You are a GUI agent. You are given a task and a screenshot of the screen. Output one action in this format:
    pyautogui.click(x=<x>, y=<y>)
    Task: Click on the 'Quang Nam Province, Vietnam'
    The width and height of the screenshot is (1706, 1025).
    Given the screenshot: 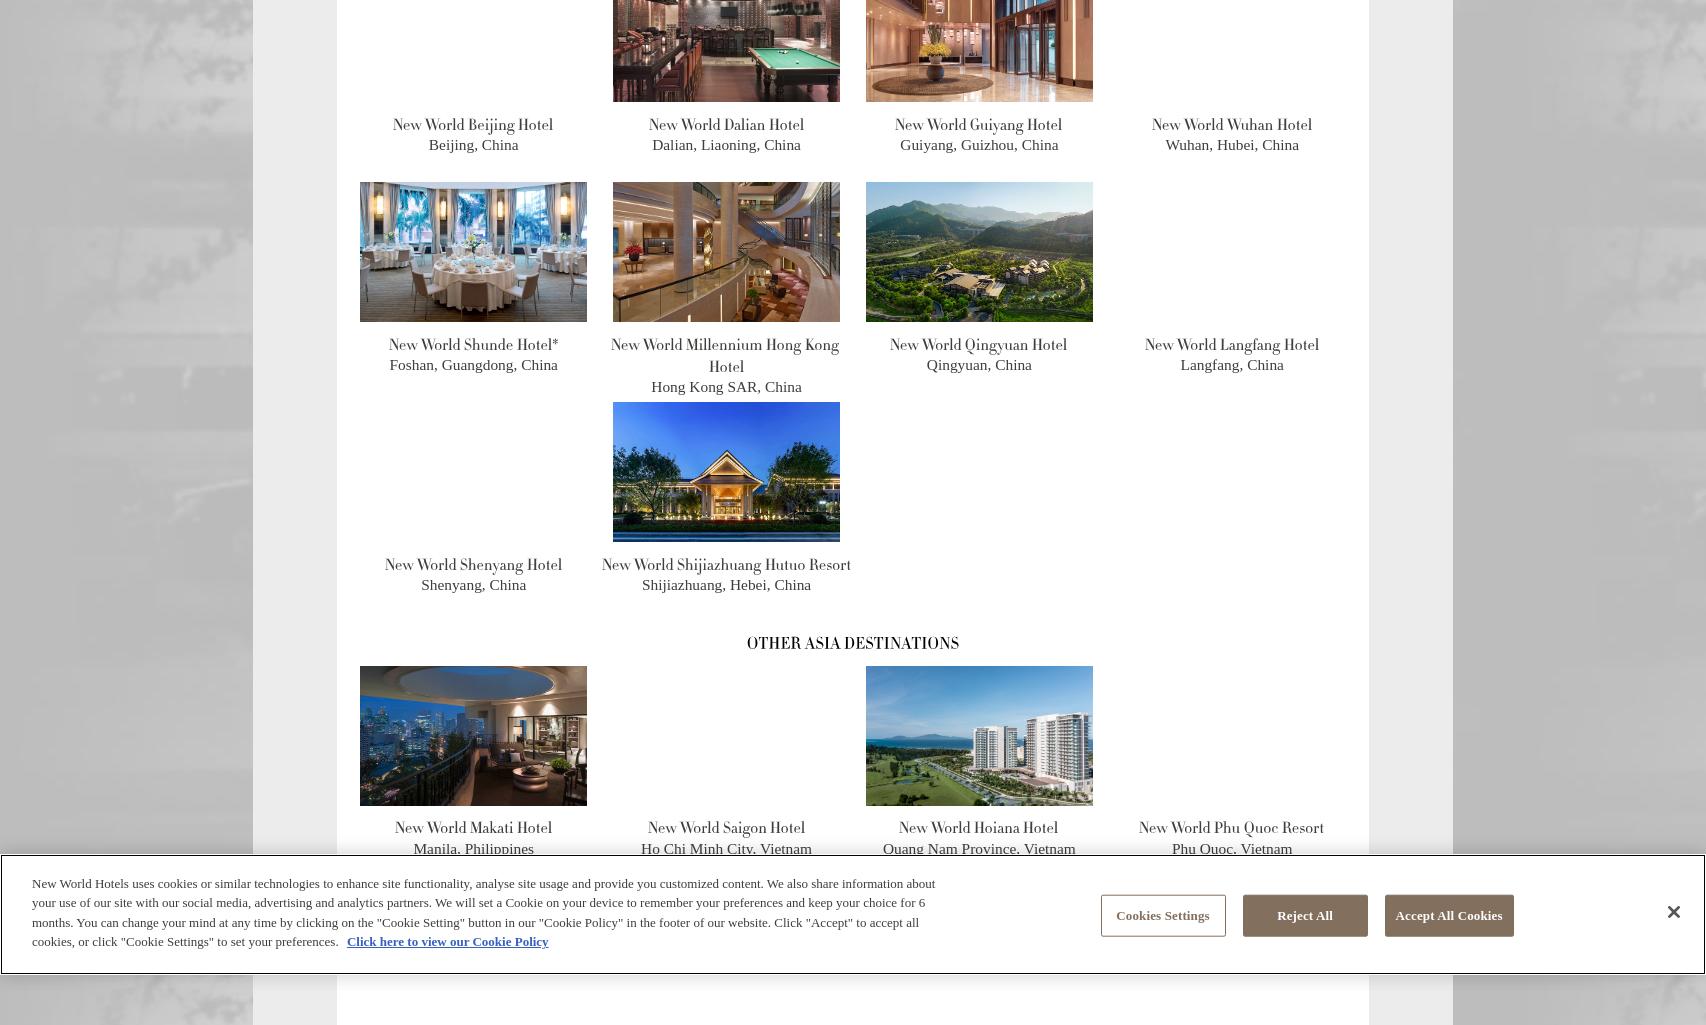 What is the action you would take?
    pyautogui.click(x=882, y=847)
    